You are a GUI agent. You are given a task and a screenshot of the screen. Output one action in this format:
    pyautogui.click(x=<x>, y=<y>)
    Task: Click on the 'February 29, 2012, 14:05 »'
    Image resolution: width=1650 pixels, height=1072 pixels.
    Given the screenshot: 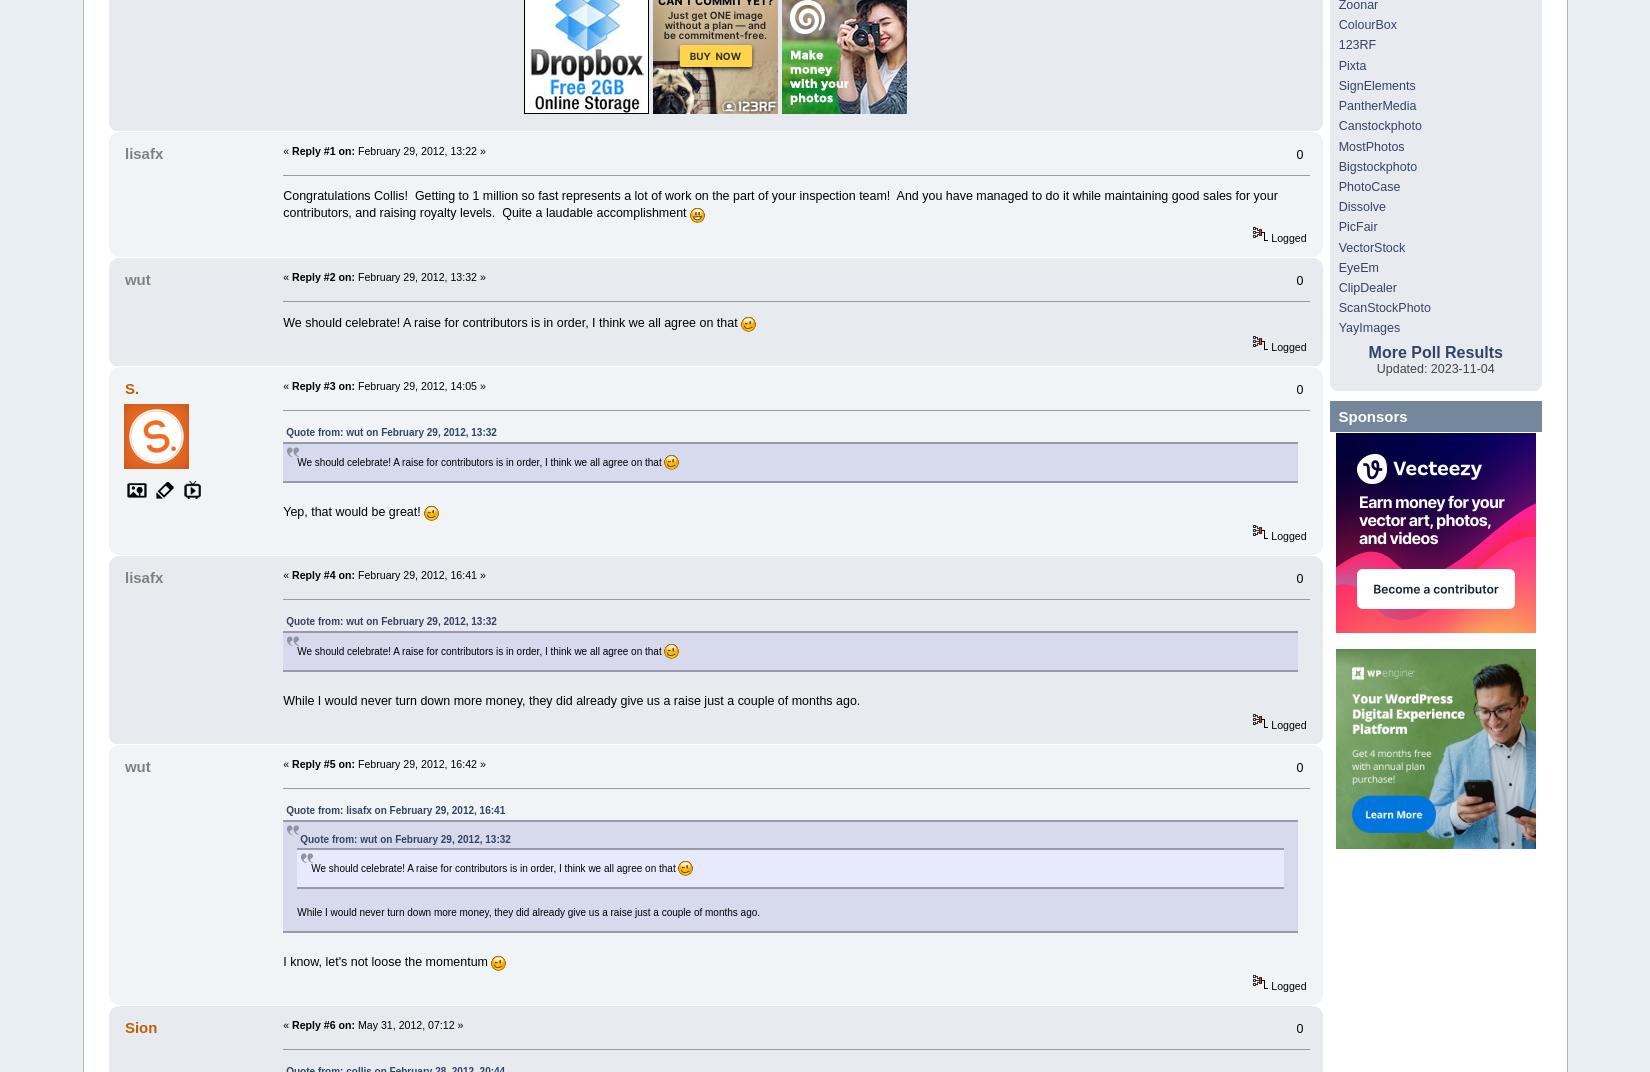 What is the action you would take?
    pyautogui.click(x=355, y=386)
    